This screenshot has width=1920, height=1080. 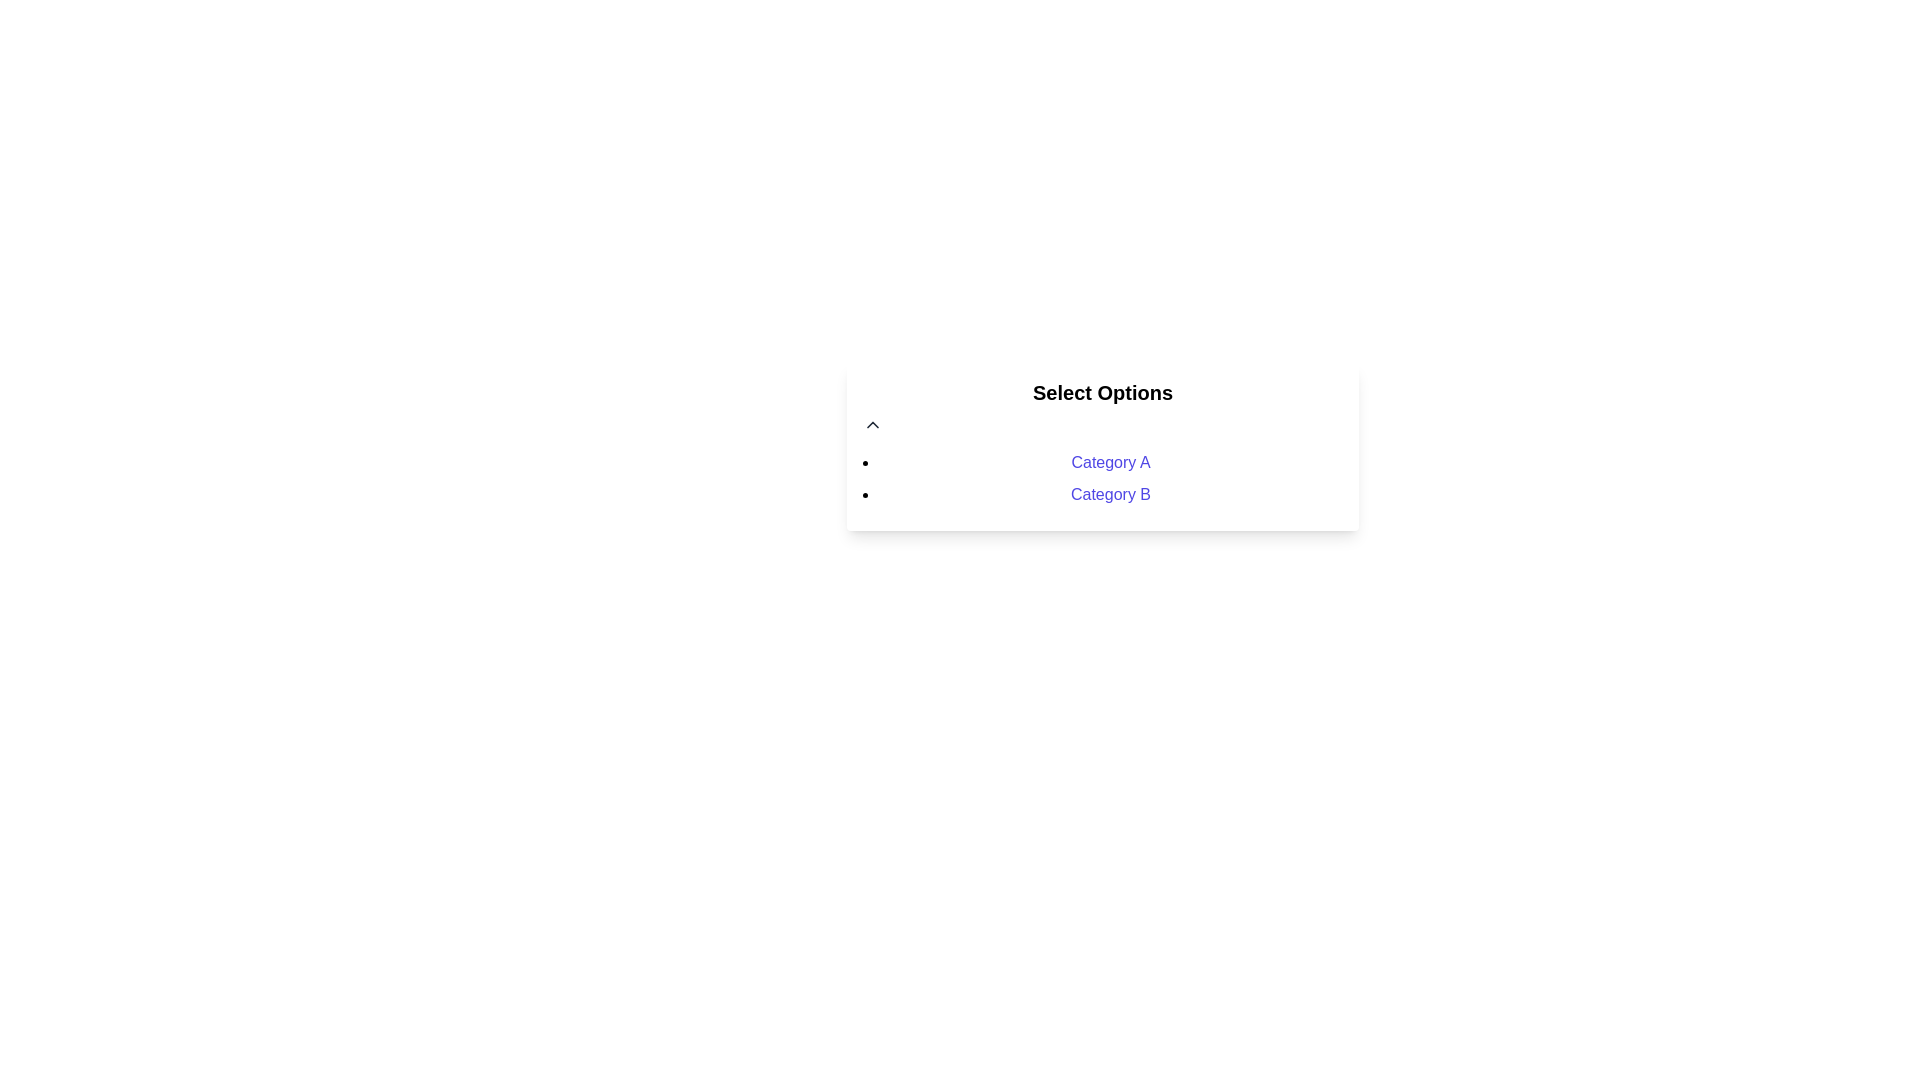 I want to click on the interactive bulleted list containing 'Category A' and 'Category B' options under the heading 'Select Options', so click(x=1109, y=478).